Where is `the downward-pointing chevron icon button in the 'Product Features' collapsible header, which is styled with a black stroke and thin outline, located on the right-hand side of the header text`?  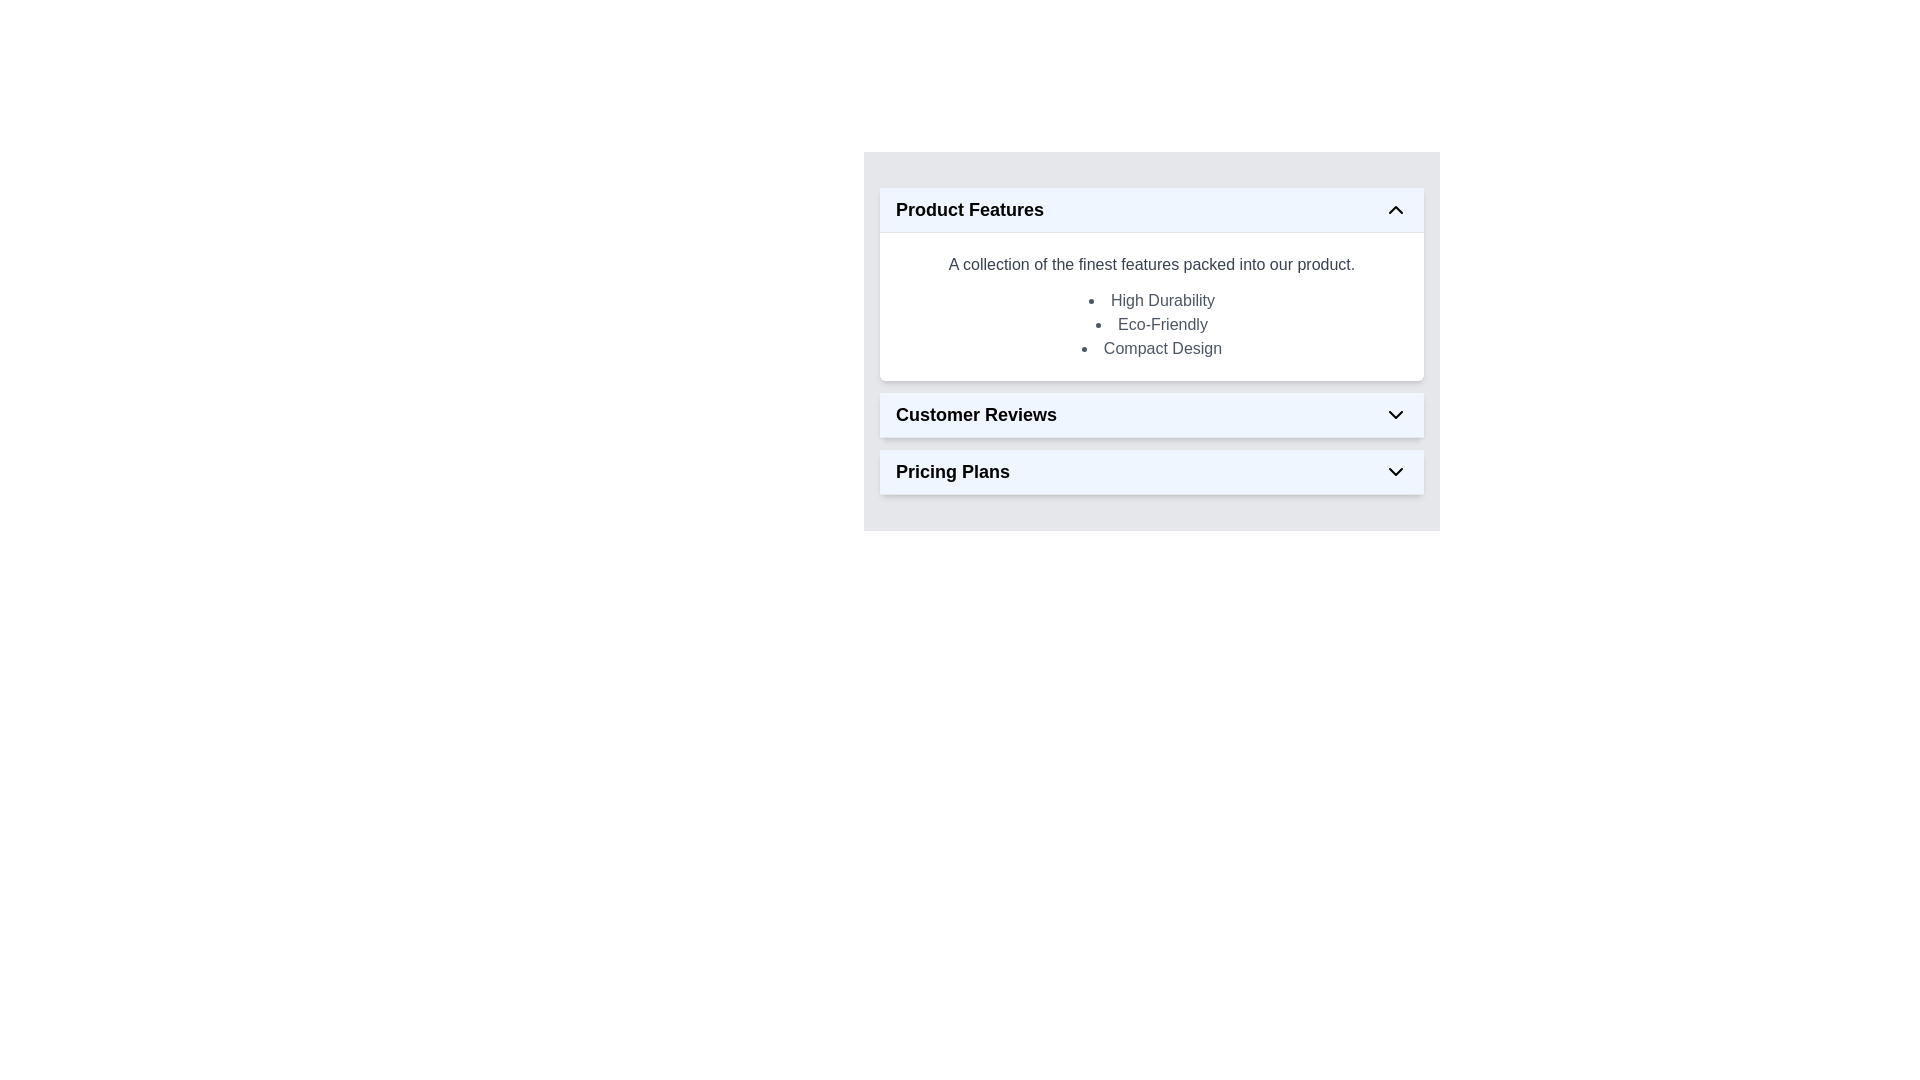 the downward-pointing chevron icon button in the 'Product Features' collapsible header, which is styled with a black stroke and thin outline, located on the right-hand side of the header text is located at coordinates (1395, 209).